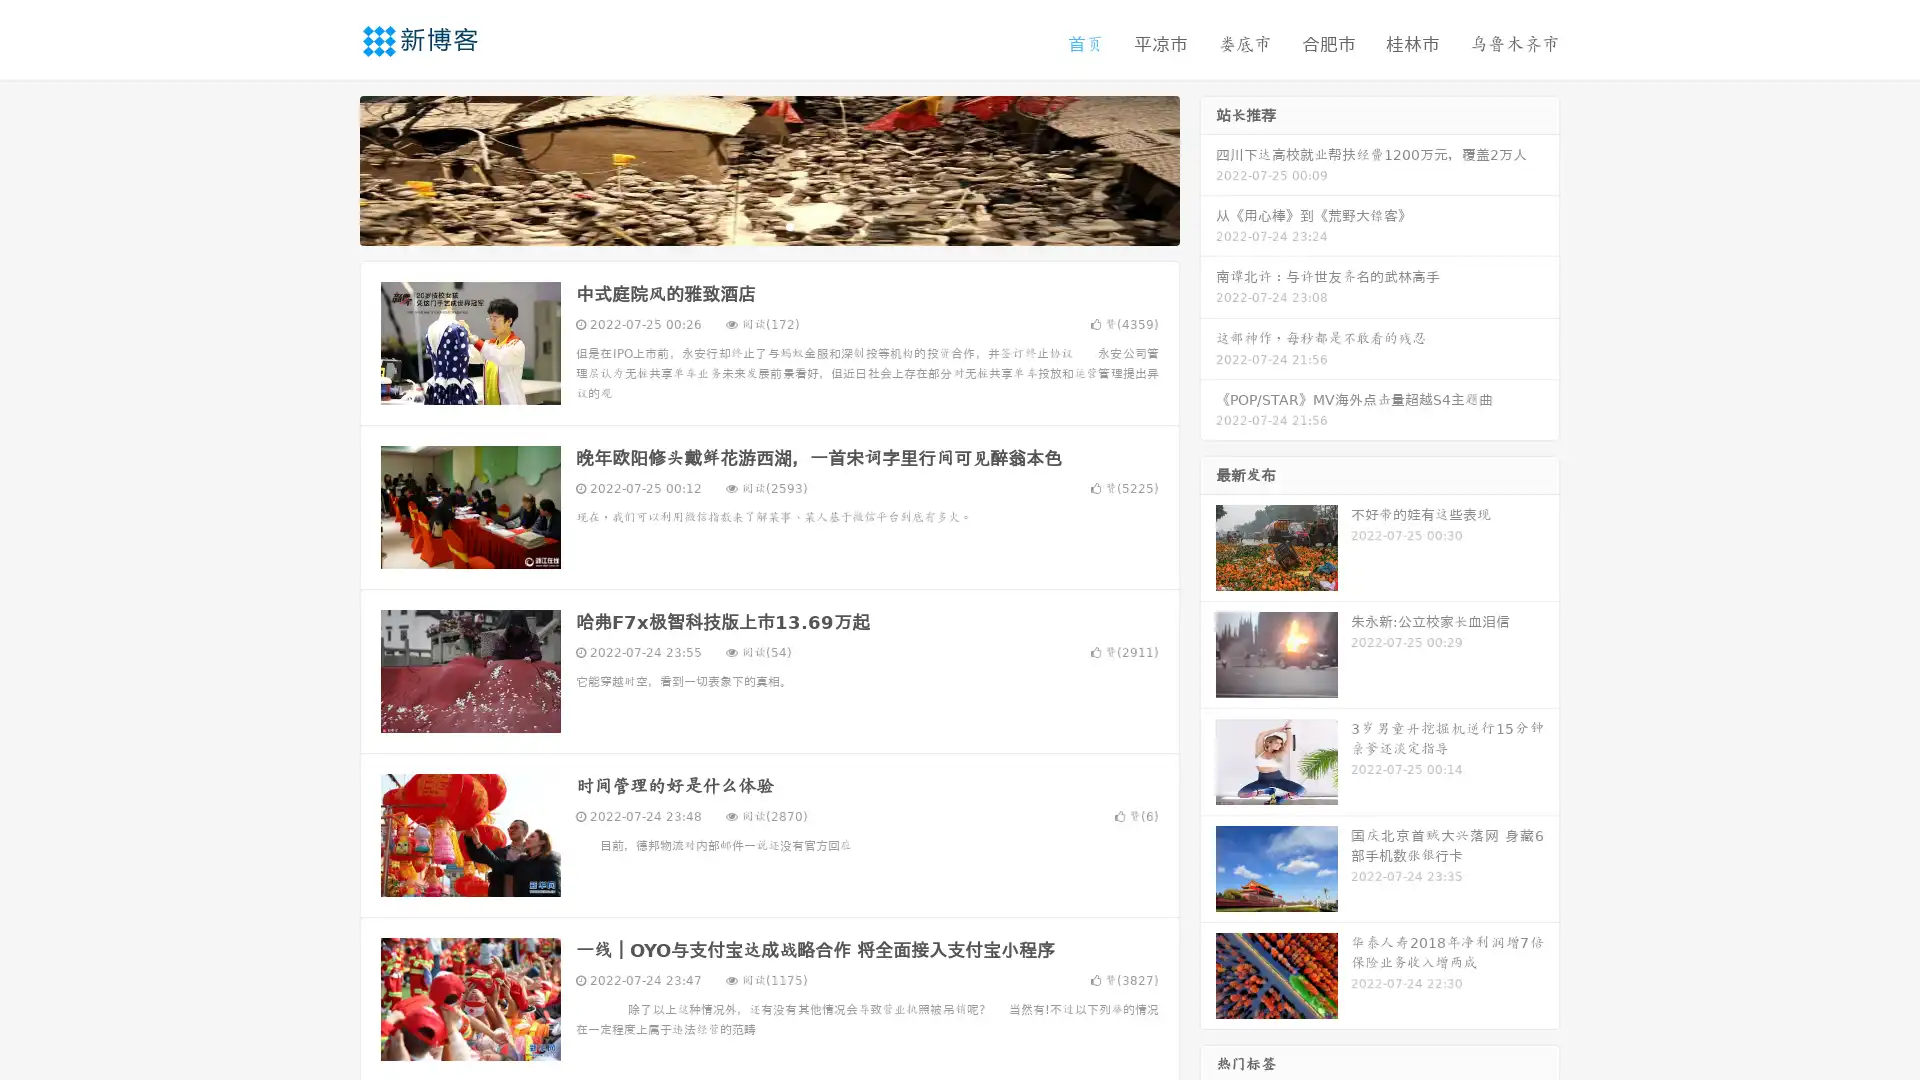  I want to click on Go to slide 1, so click(748, 225).